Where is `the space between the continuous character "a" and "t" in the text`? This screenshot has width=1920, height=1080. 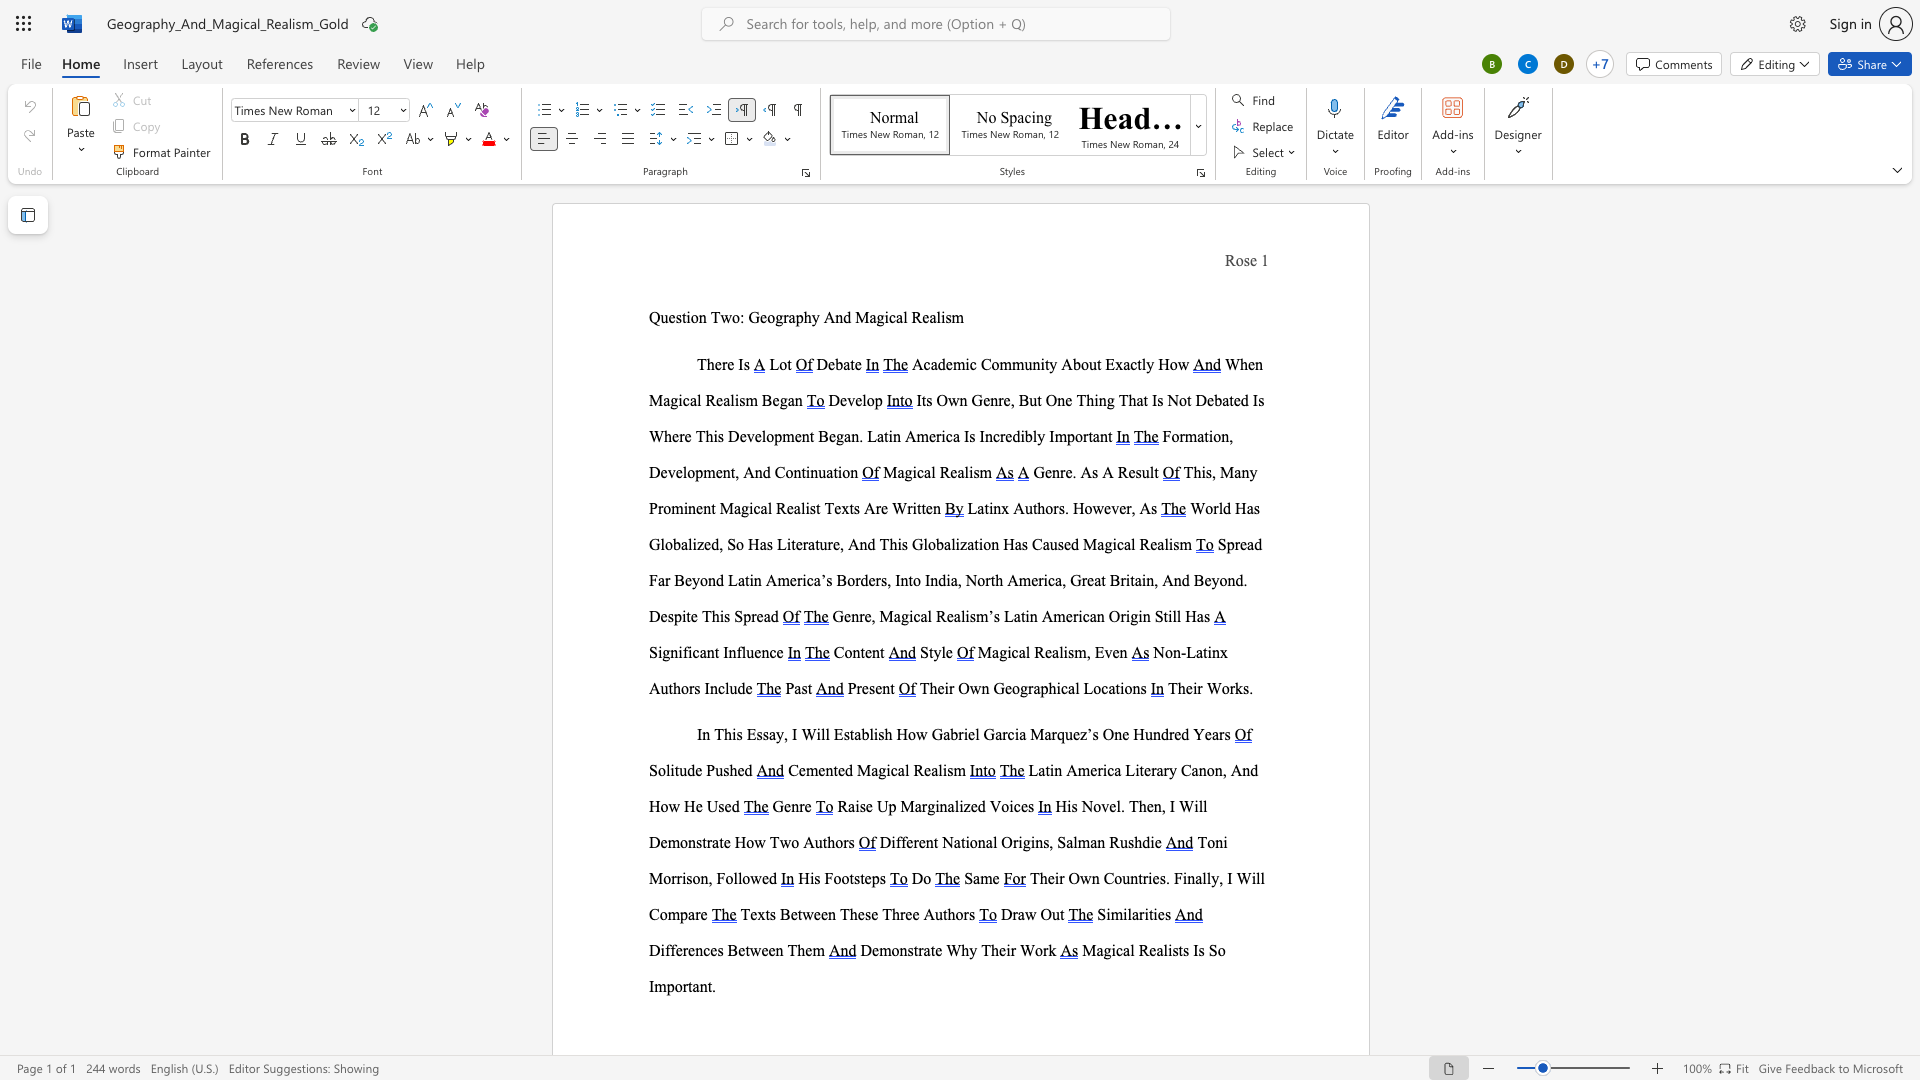
the space between the continuous character "a" and "t" in the text is located at coordinates (1201, 652).